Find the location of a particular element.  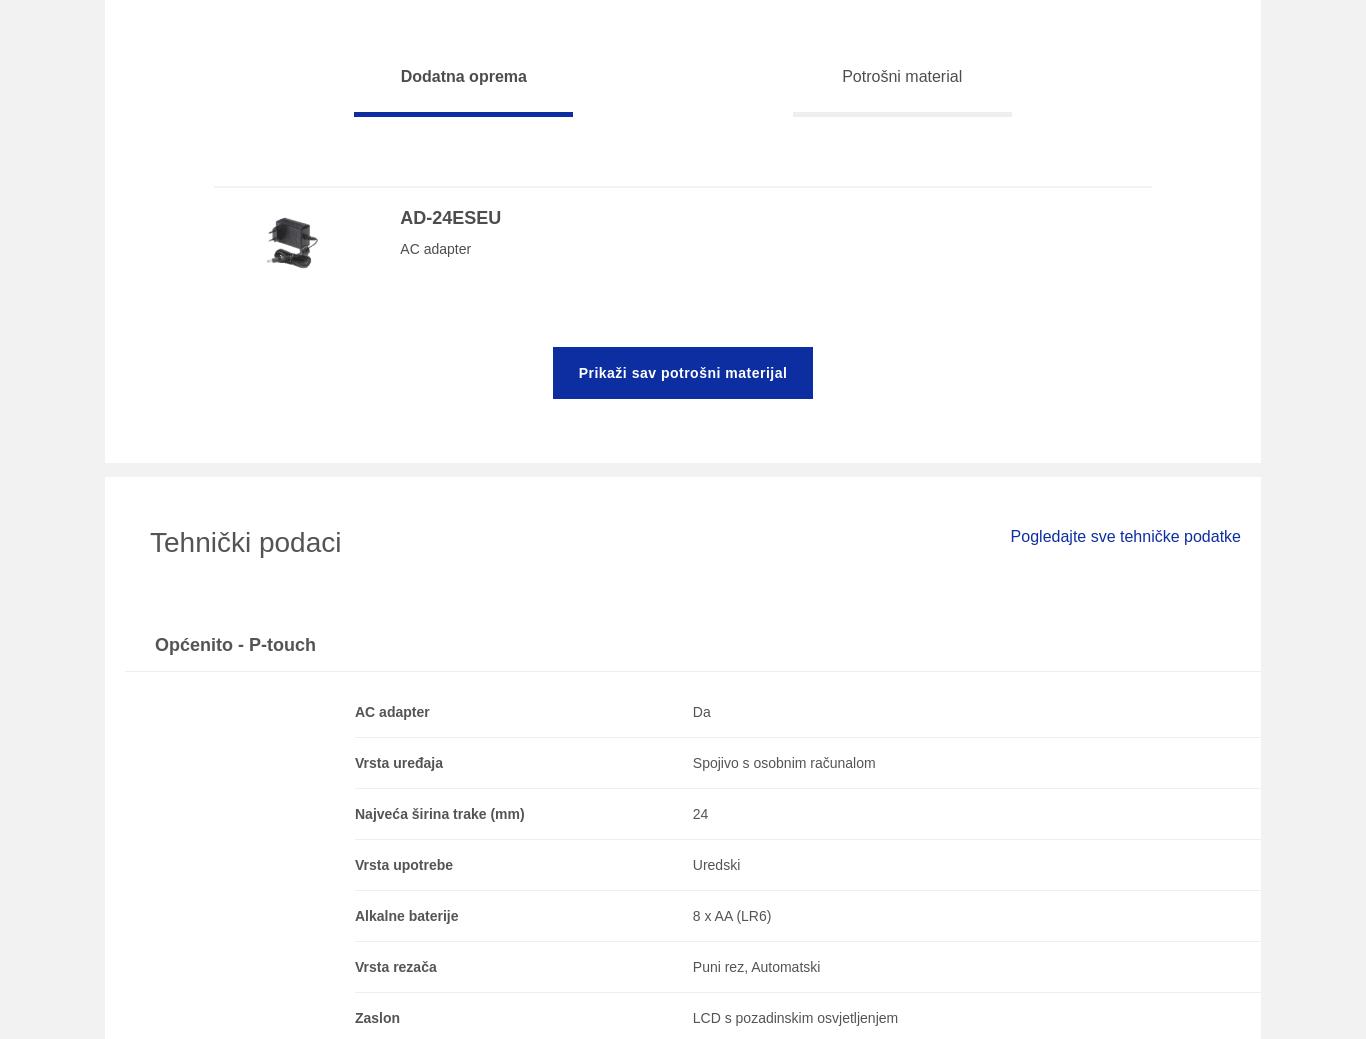

'Informacije o sigurnosnoj podršci' is located at coordinates (509, 654).